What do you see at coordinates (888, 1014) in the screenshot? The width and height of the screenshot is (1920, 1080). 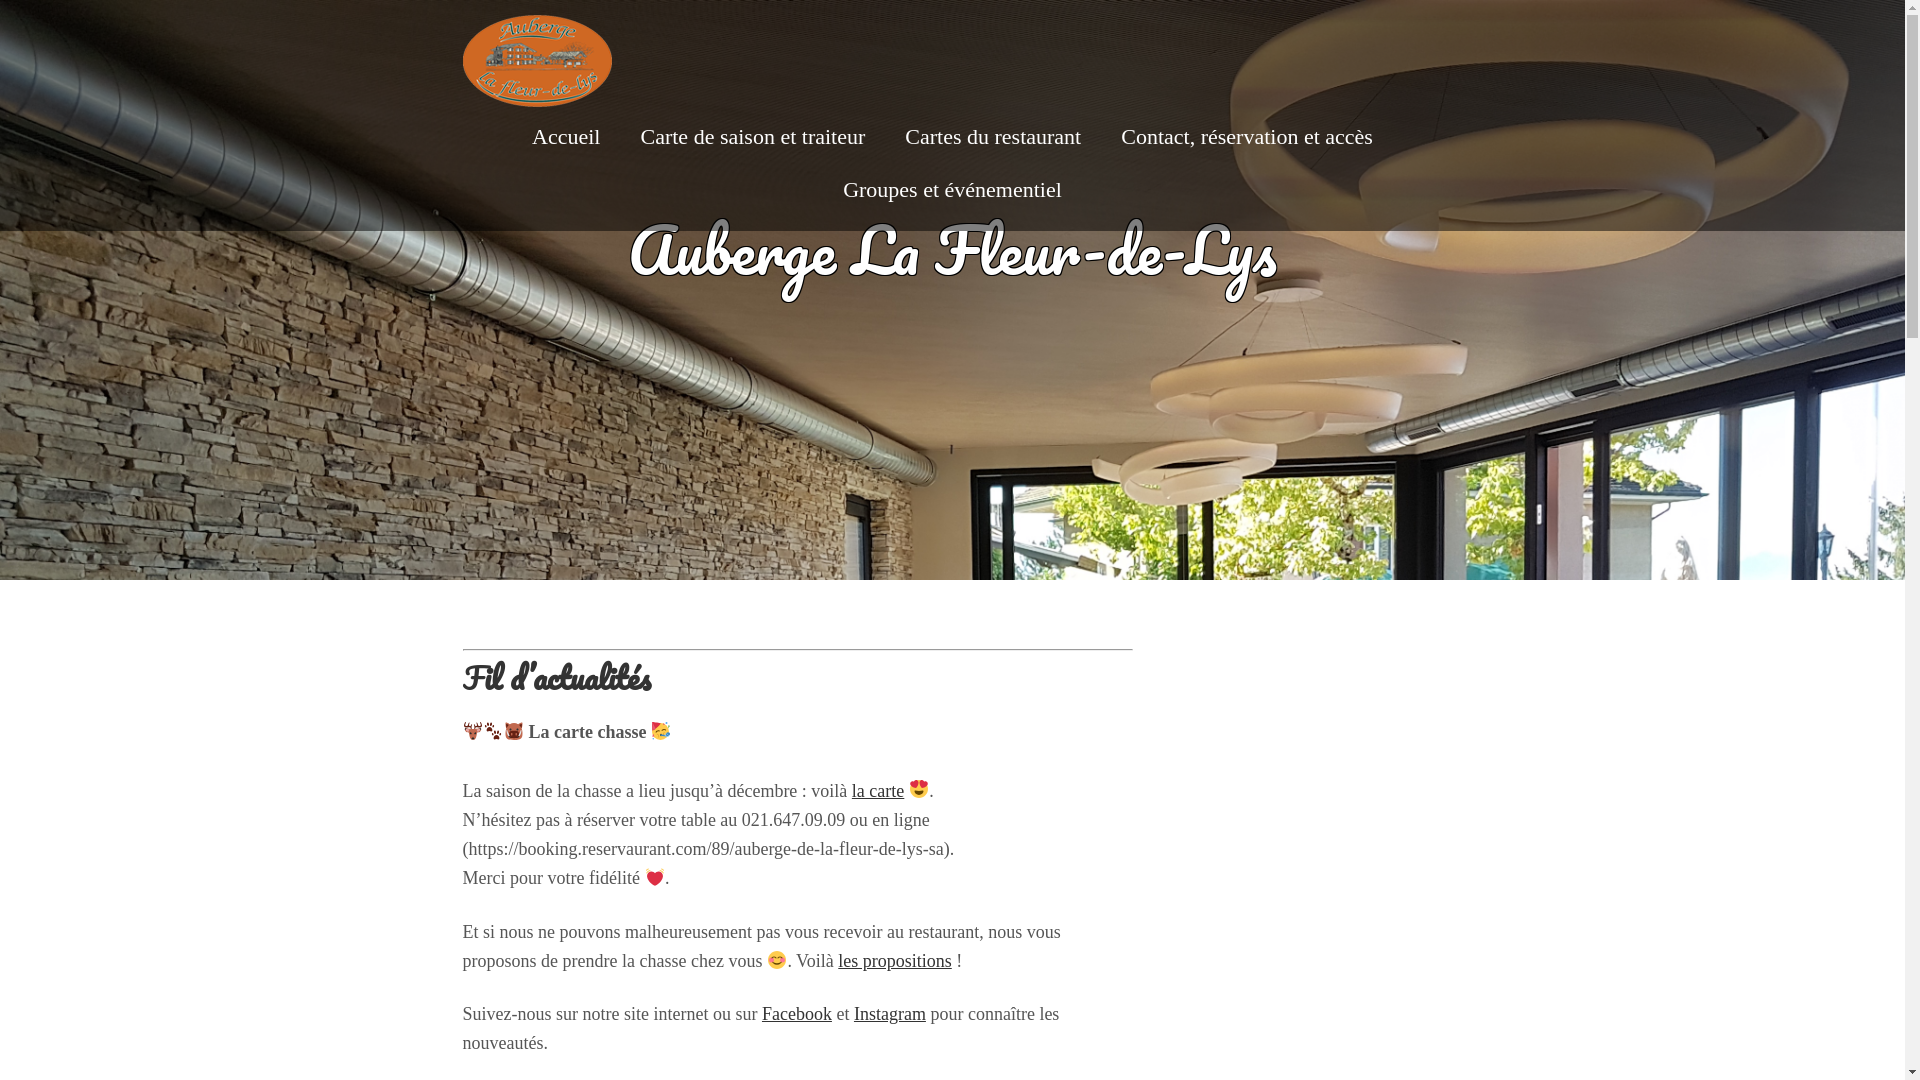 I see `'Instagram'` at bounding box center [888, 1014].